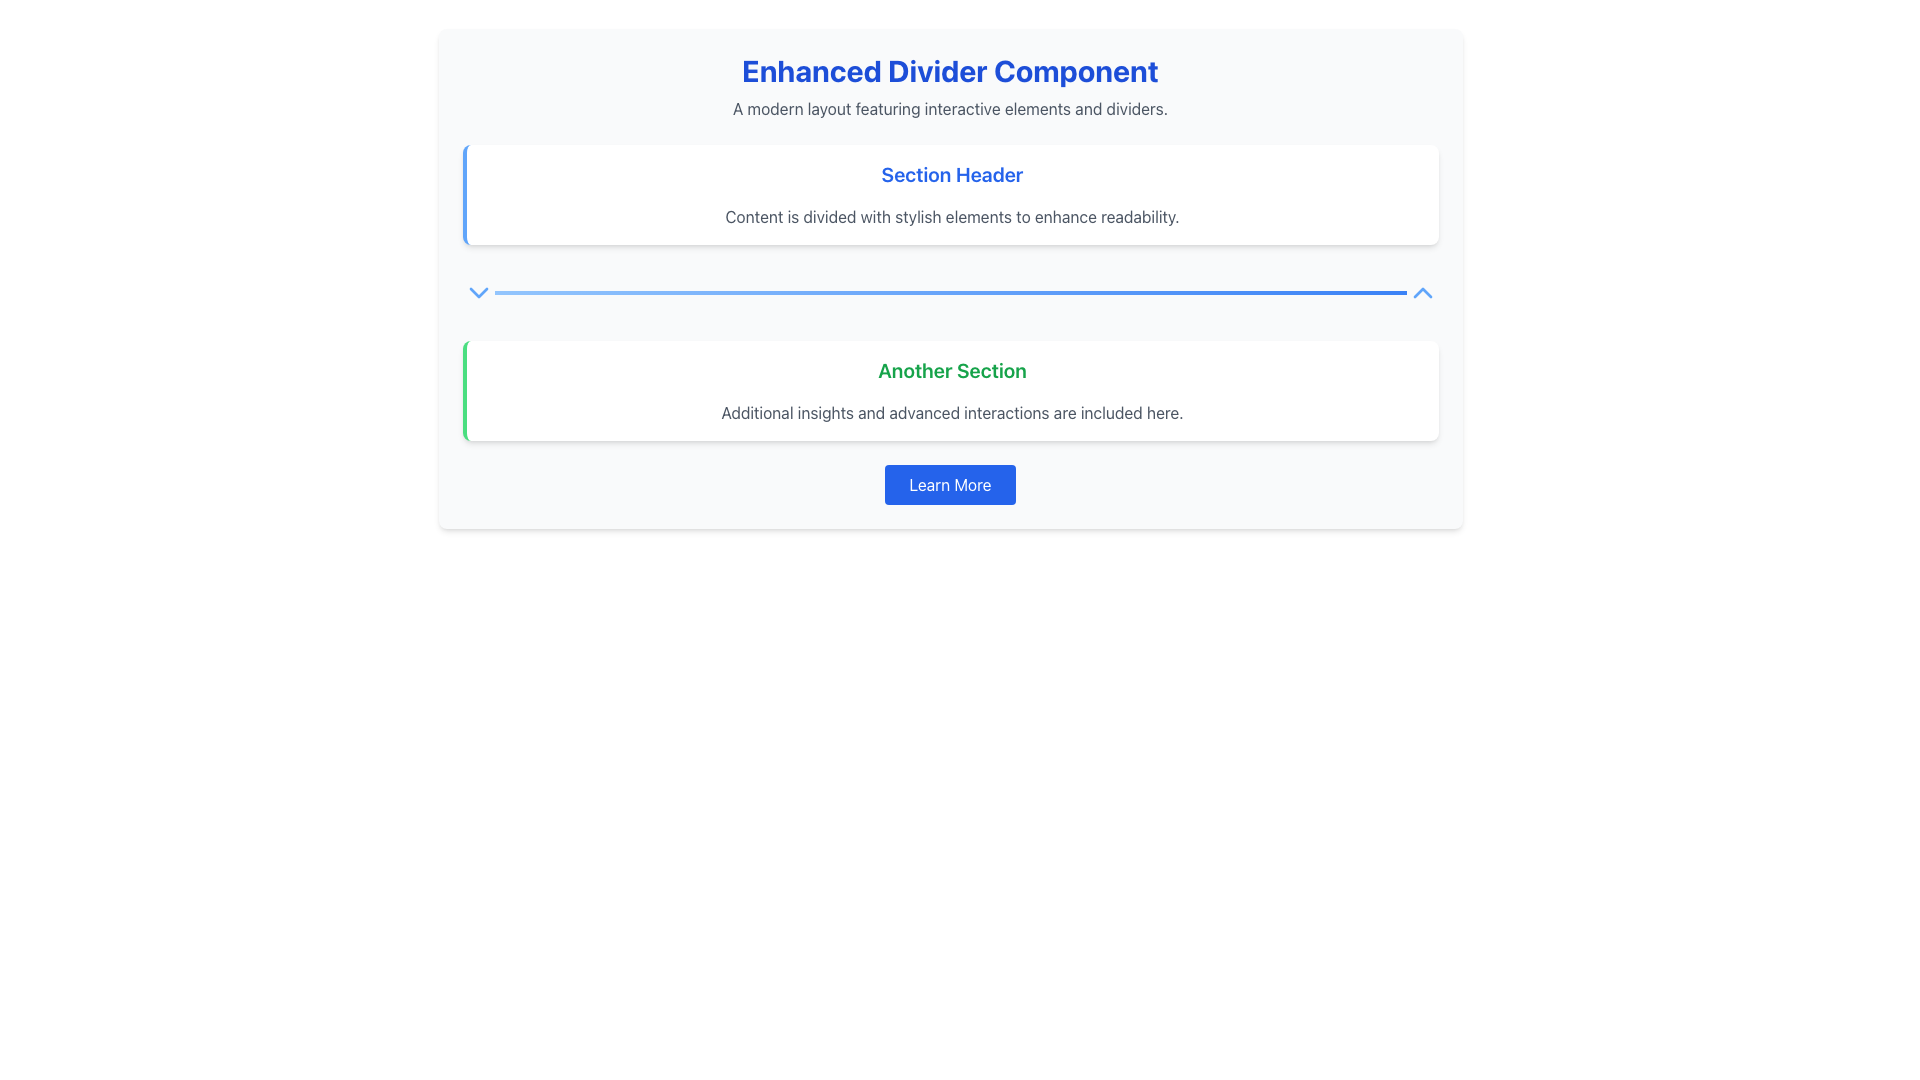 The height and width of the screenshot is (1080, 1920). Describe the element at coordinates (949, 485) in the screenshot. I see `the blue button labeled 'Learn More' located in the bottom section of 'Another Section' to follow a link or trigger an action` at that location.